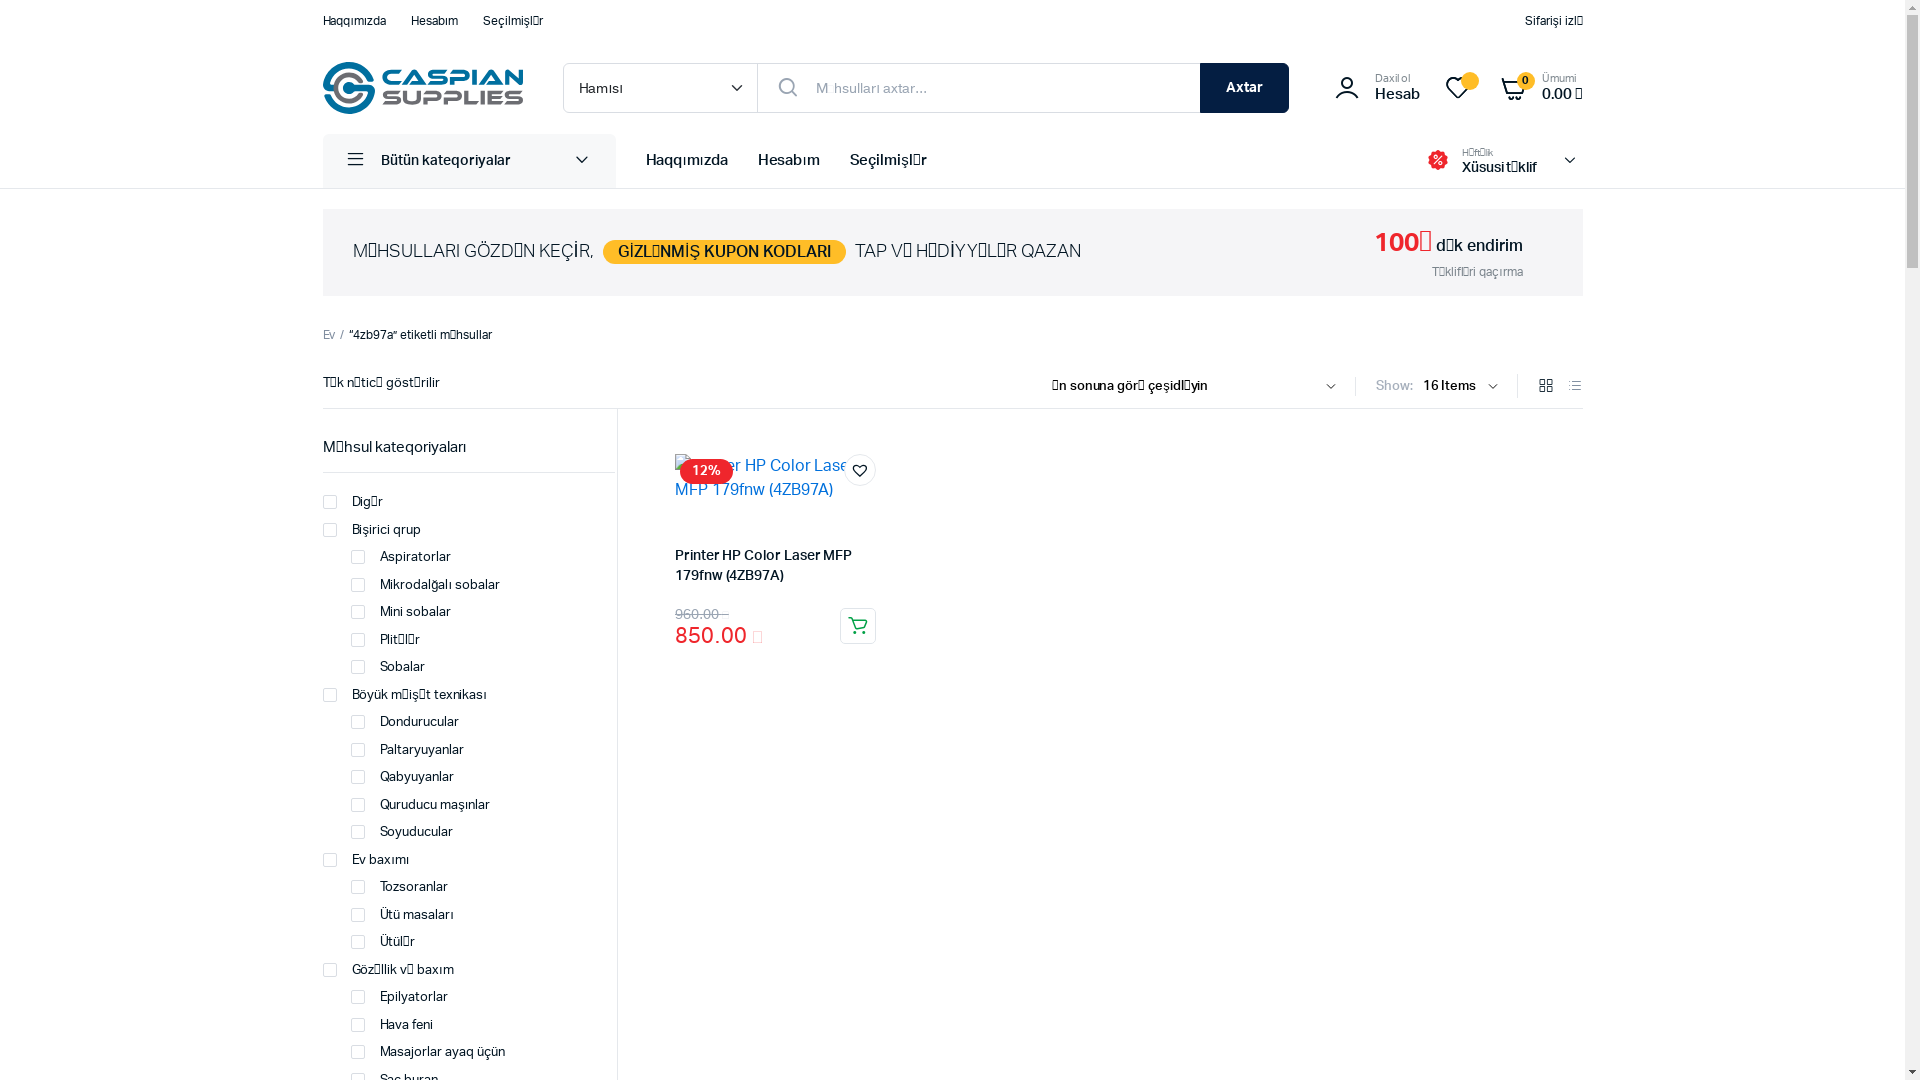 This screenshot has width=1920, height=1080. I want to click on 'Tozsoranlar', so click(398, 886).